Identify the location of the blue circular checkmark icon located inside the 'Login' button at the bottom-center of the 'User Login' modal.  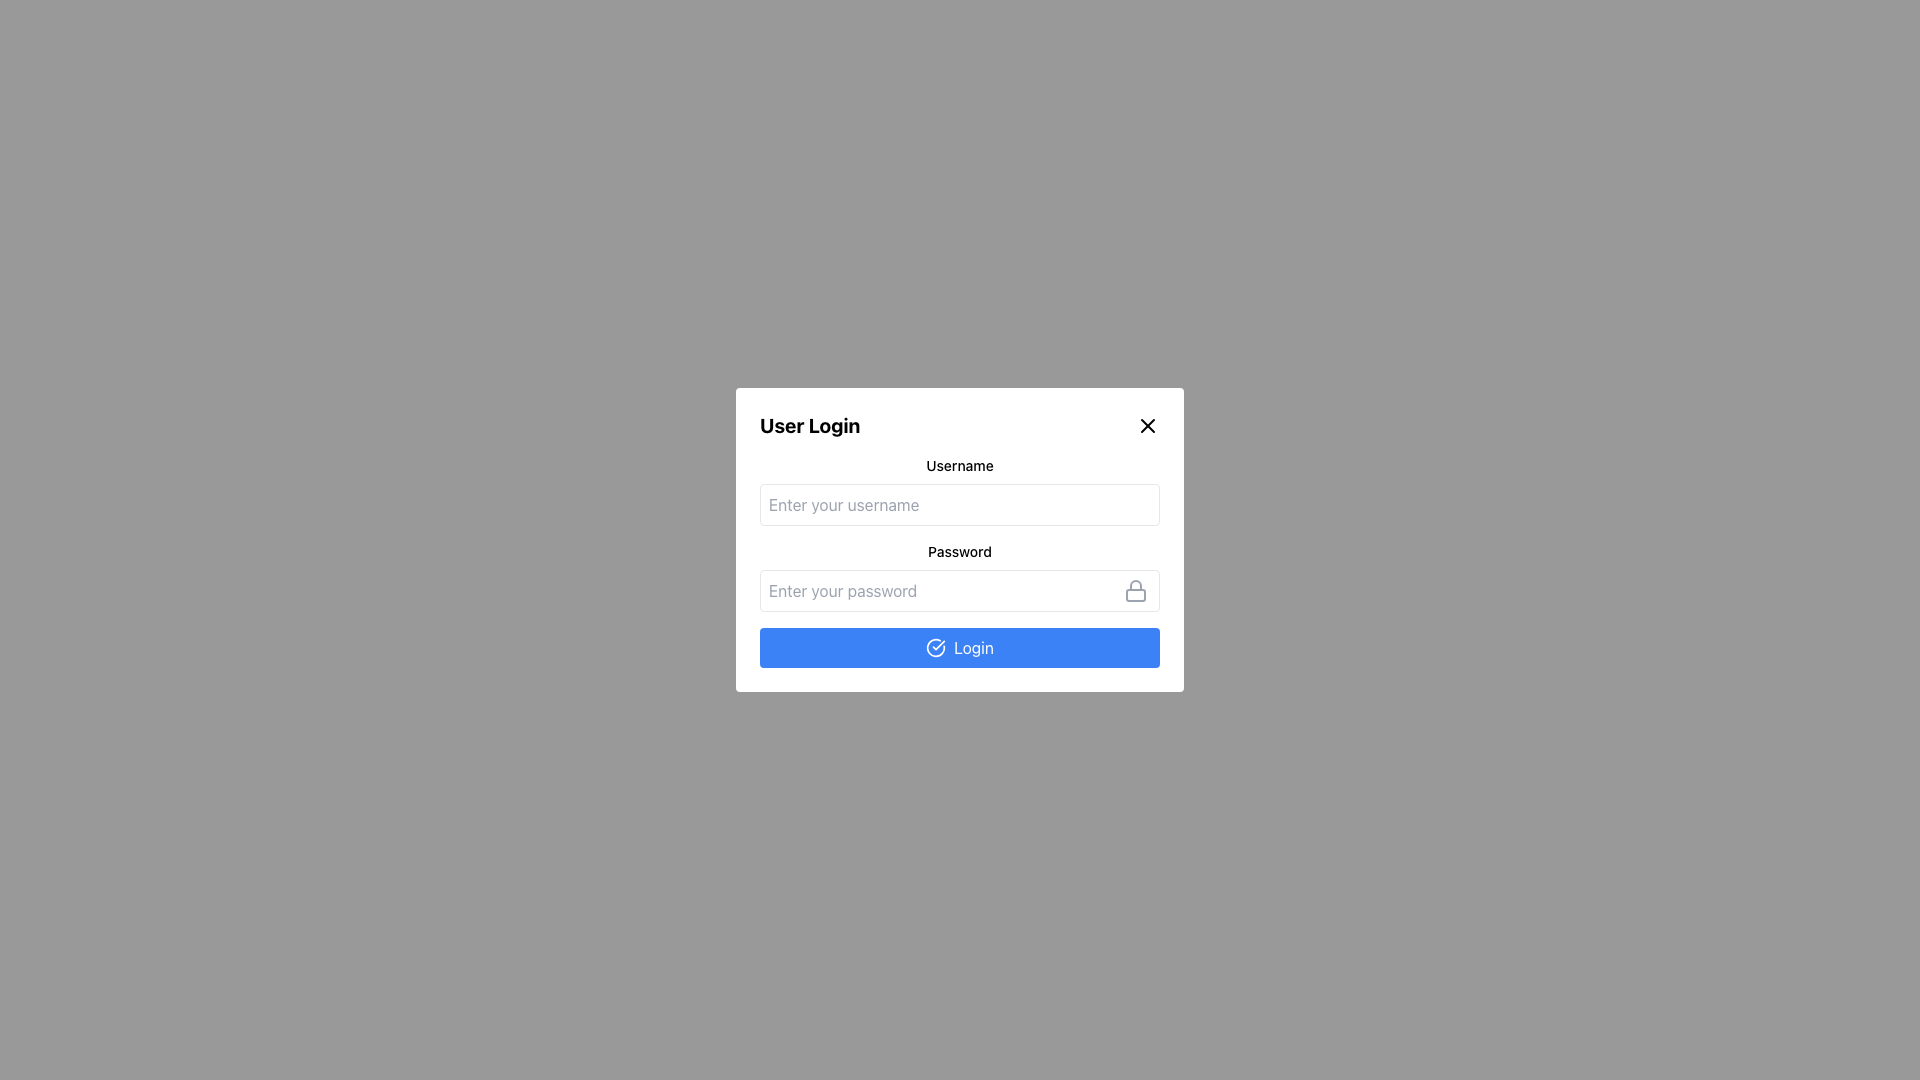
(935, 648).